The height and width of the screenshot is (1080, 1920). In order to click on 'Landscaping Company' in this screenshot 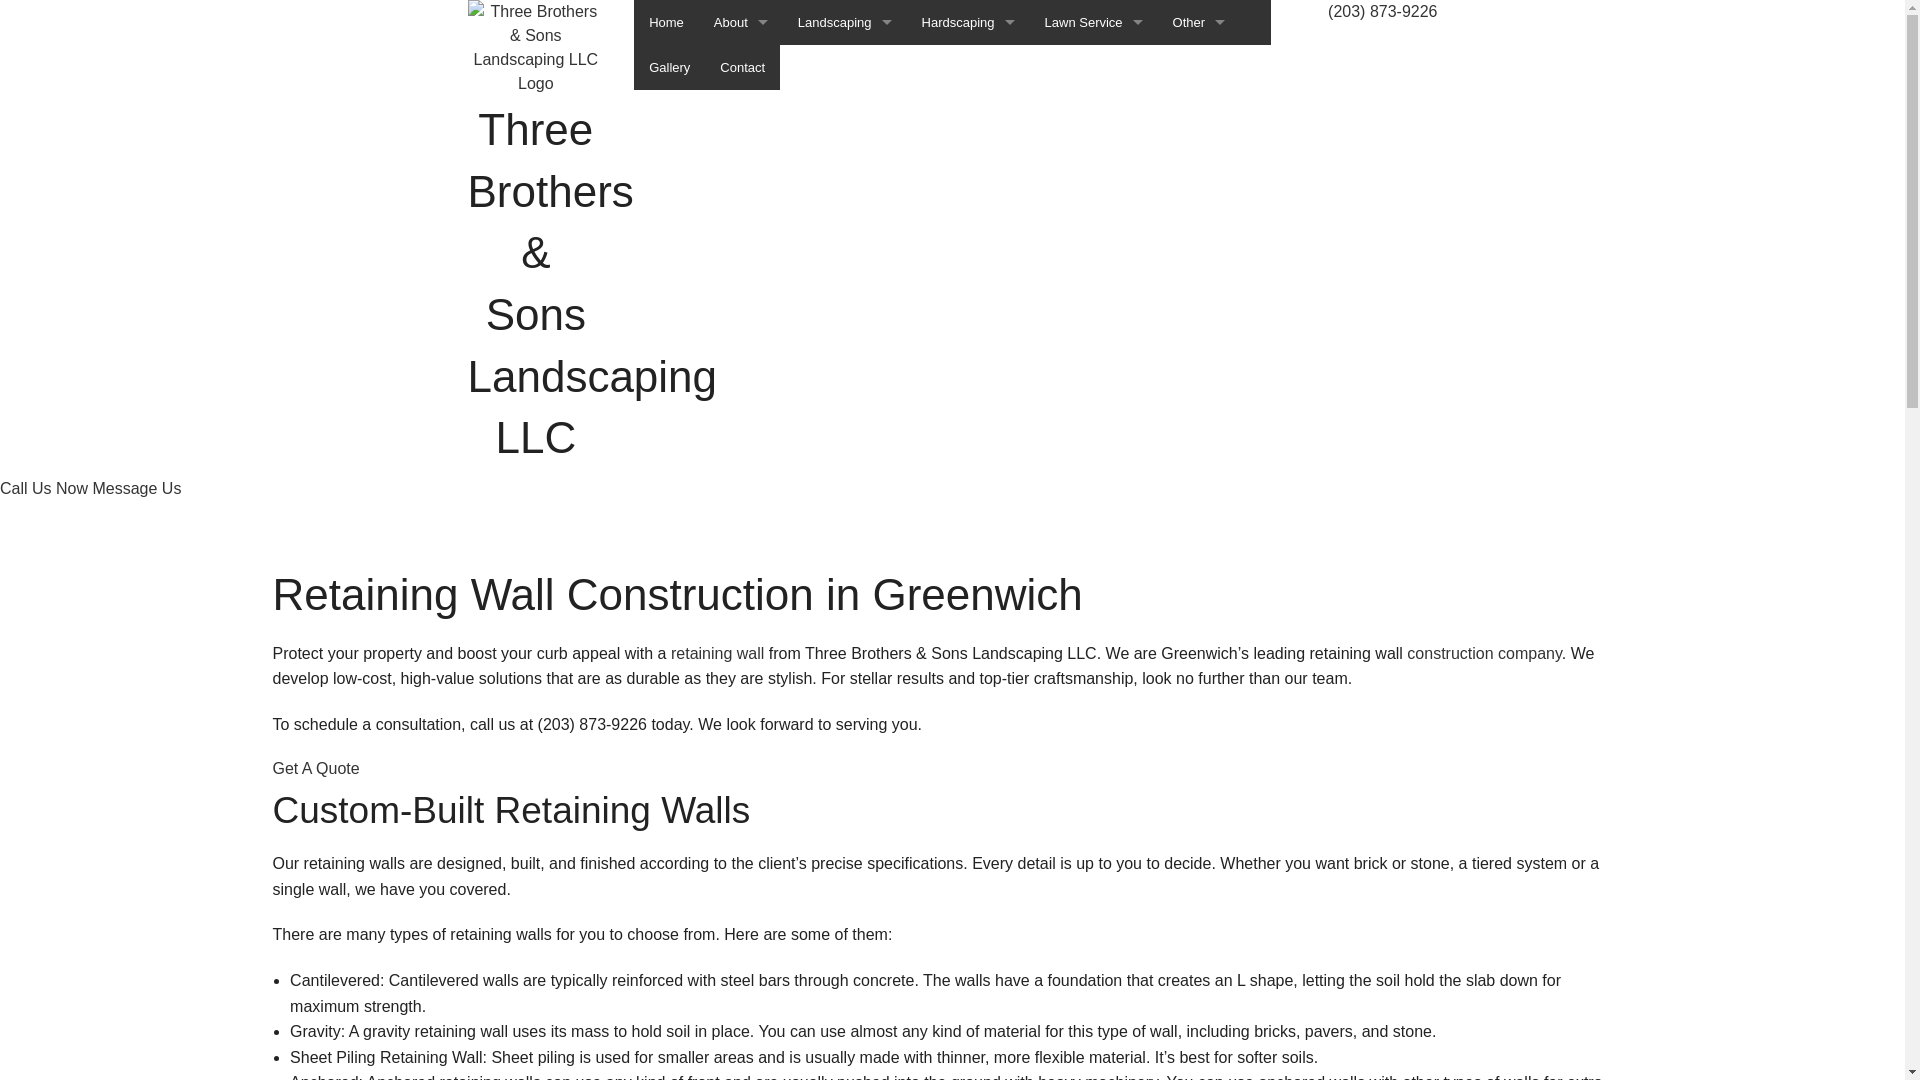, I will do `click(844, 156)`.